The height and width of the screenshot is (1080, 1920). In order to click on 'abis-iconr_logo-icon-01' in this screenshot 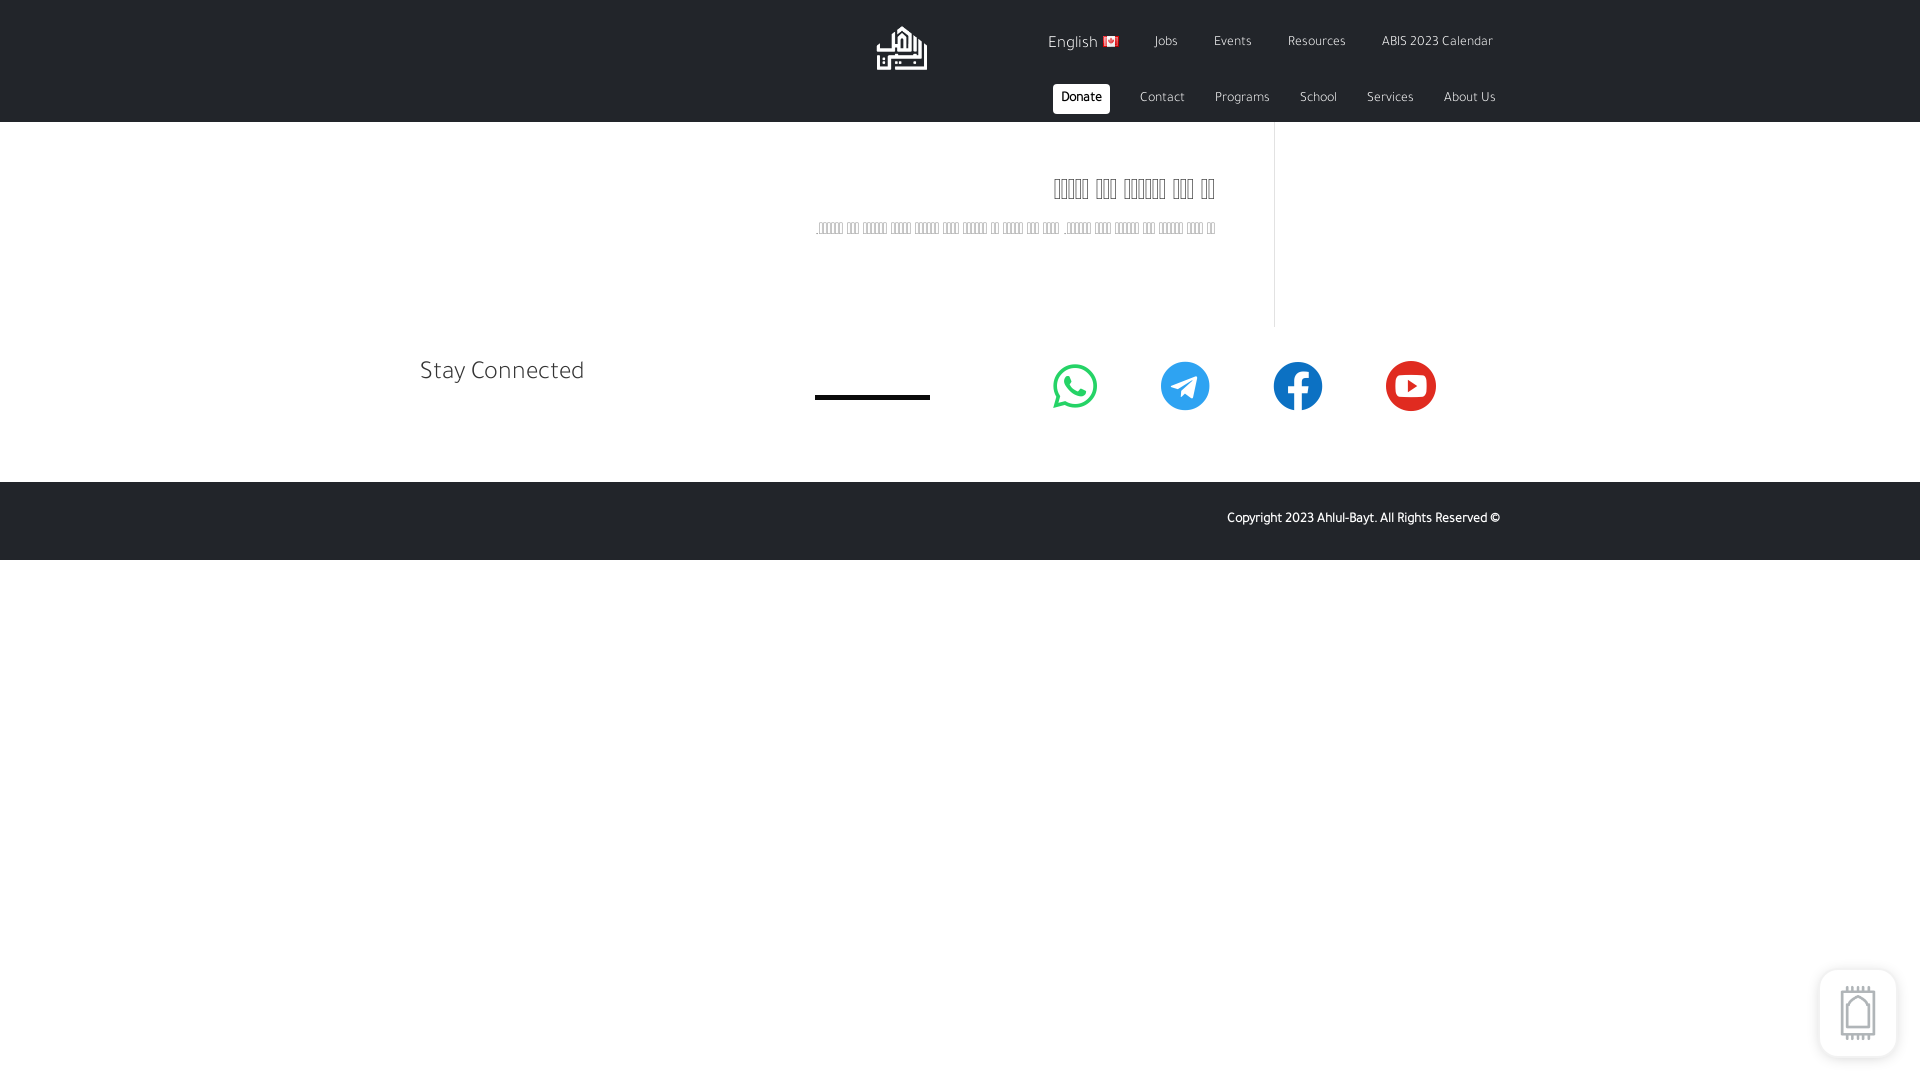, I will do `click(873, 46)`.